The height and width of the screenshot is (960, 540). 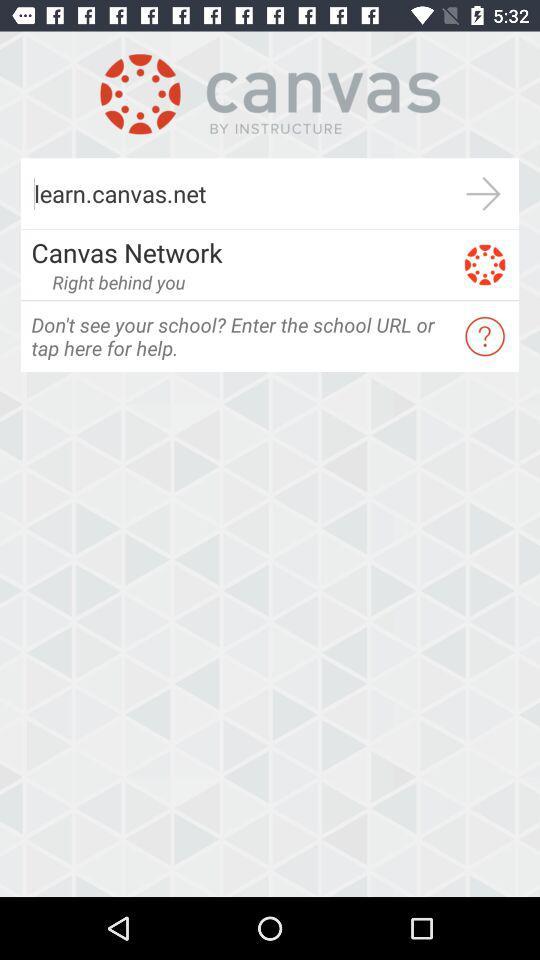 What do you see at coordinates (233, 193) in the screenshot?
I see `the learn.canvas.net item` at bounding box center [233, 193].